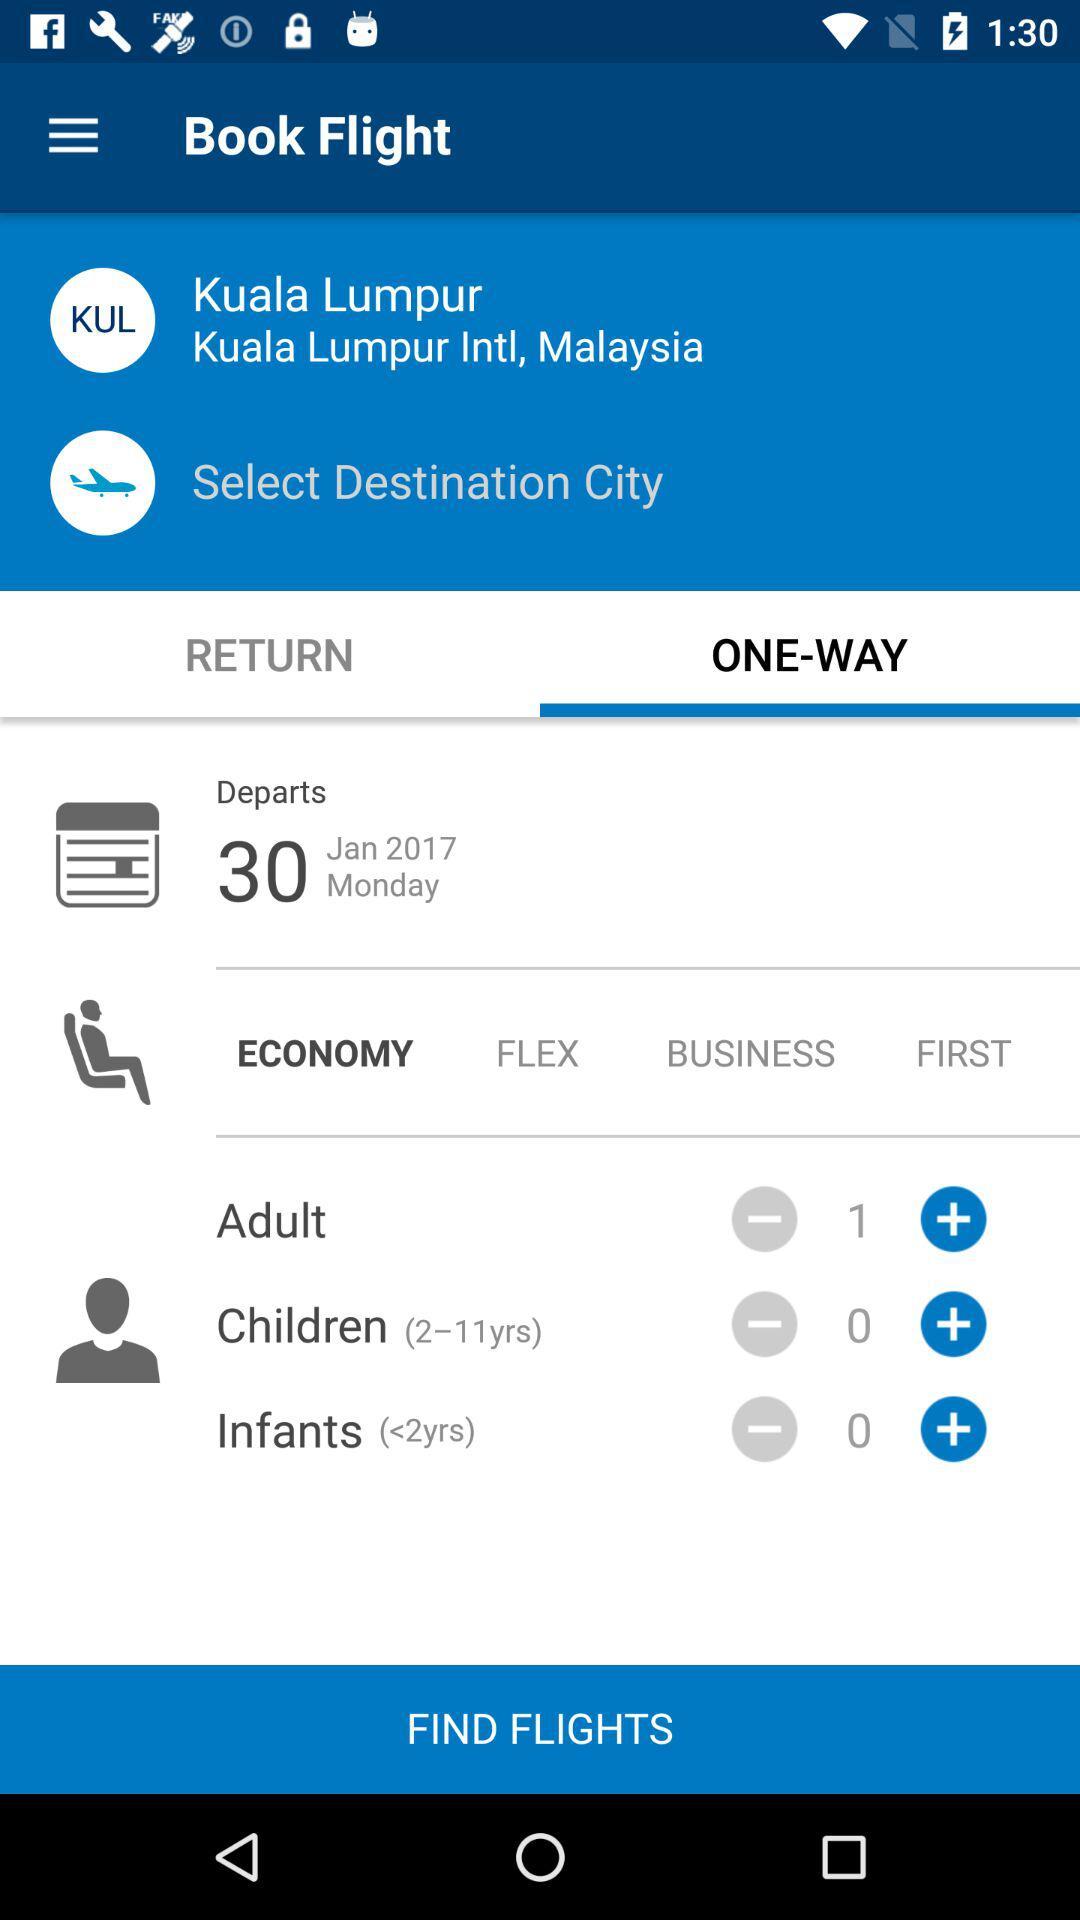 This screenshot has height=1920, width=1080. I want to click on the icon to the left of the book flight item, so click(72, 135).